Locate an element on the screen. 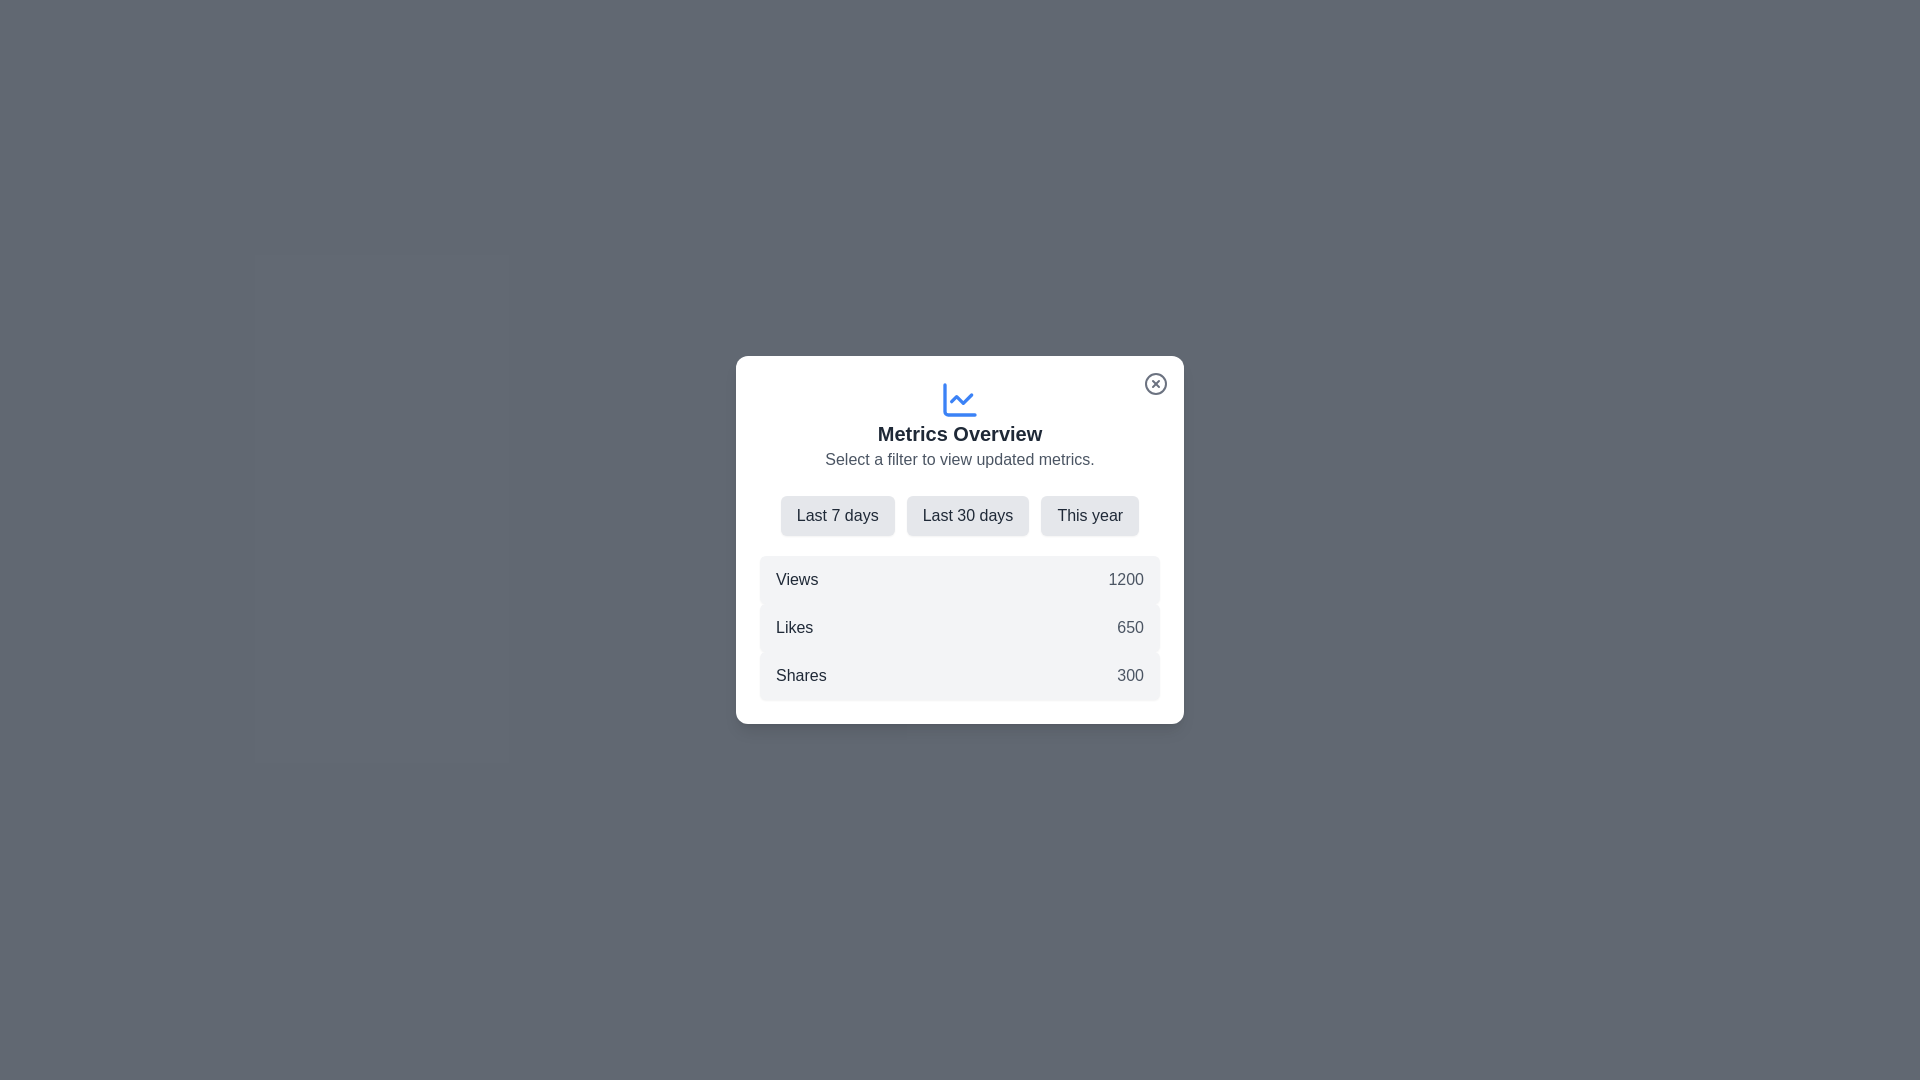 The height and width of the screenshot is (1080, 1920). the filter Last 30 days by clicking on the corresponding button is located at coordinates (968, 515).